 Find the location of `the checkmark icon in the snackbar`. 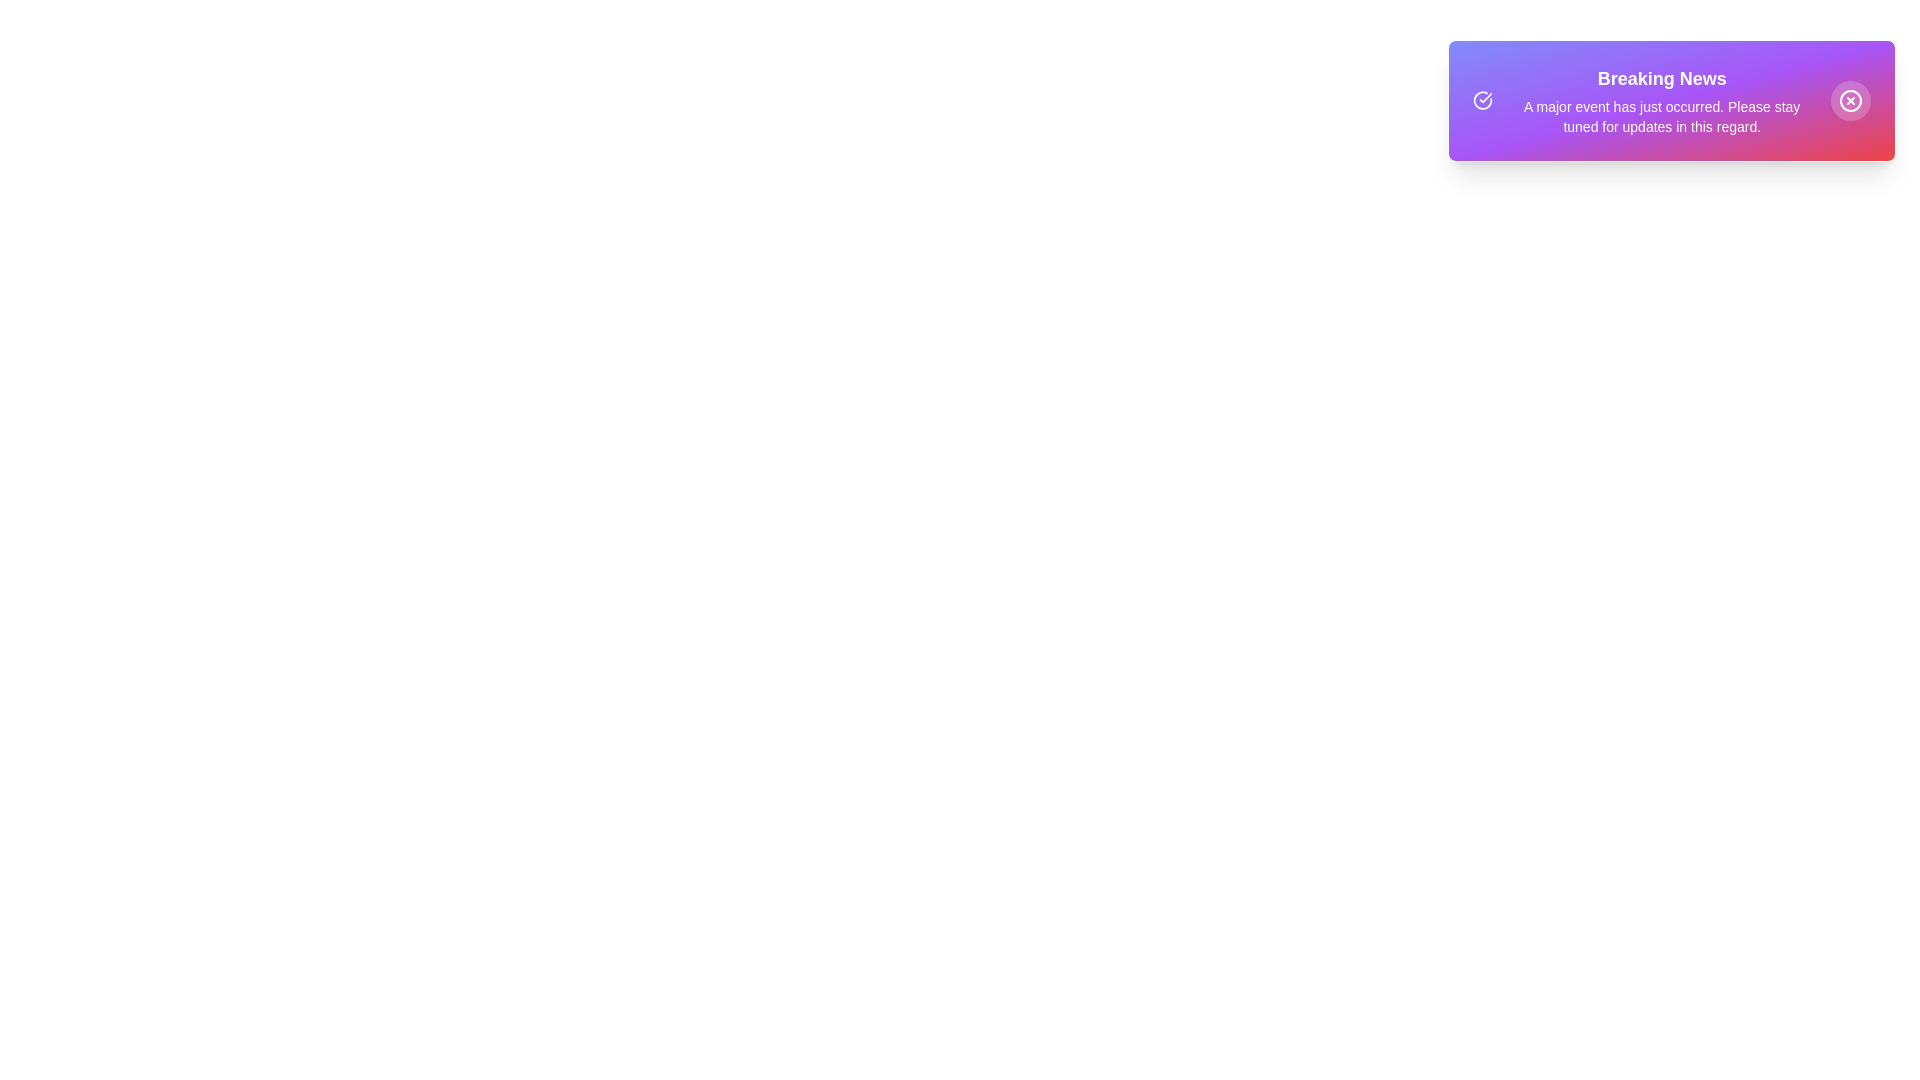

the checkmark icon in the snackbar is located at coordinates (1483, 100).